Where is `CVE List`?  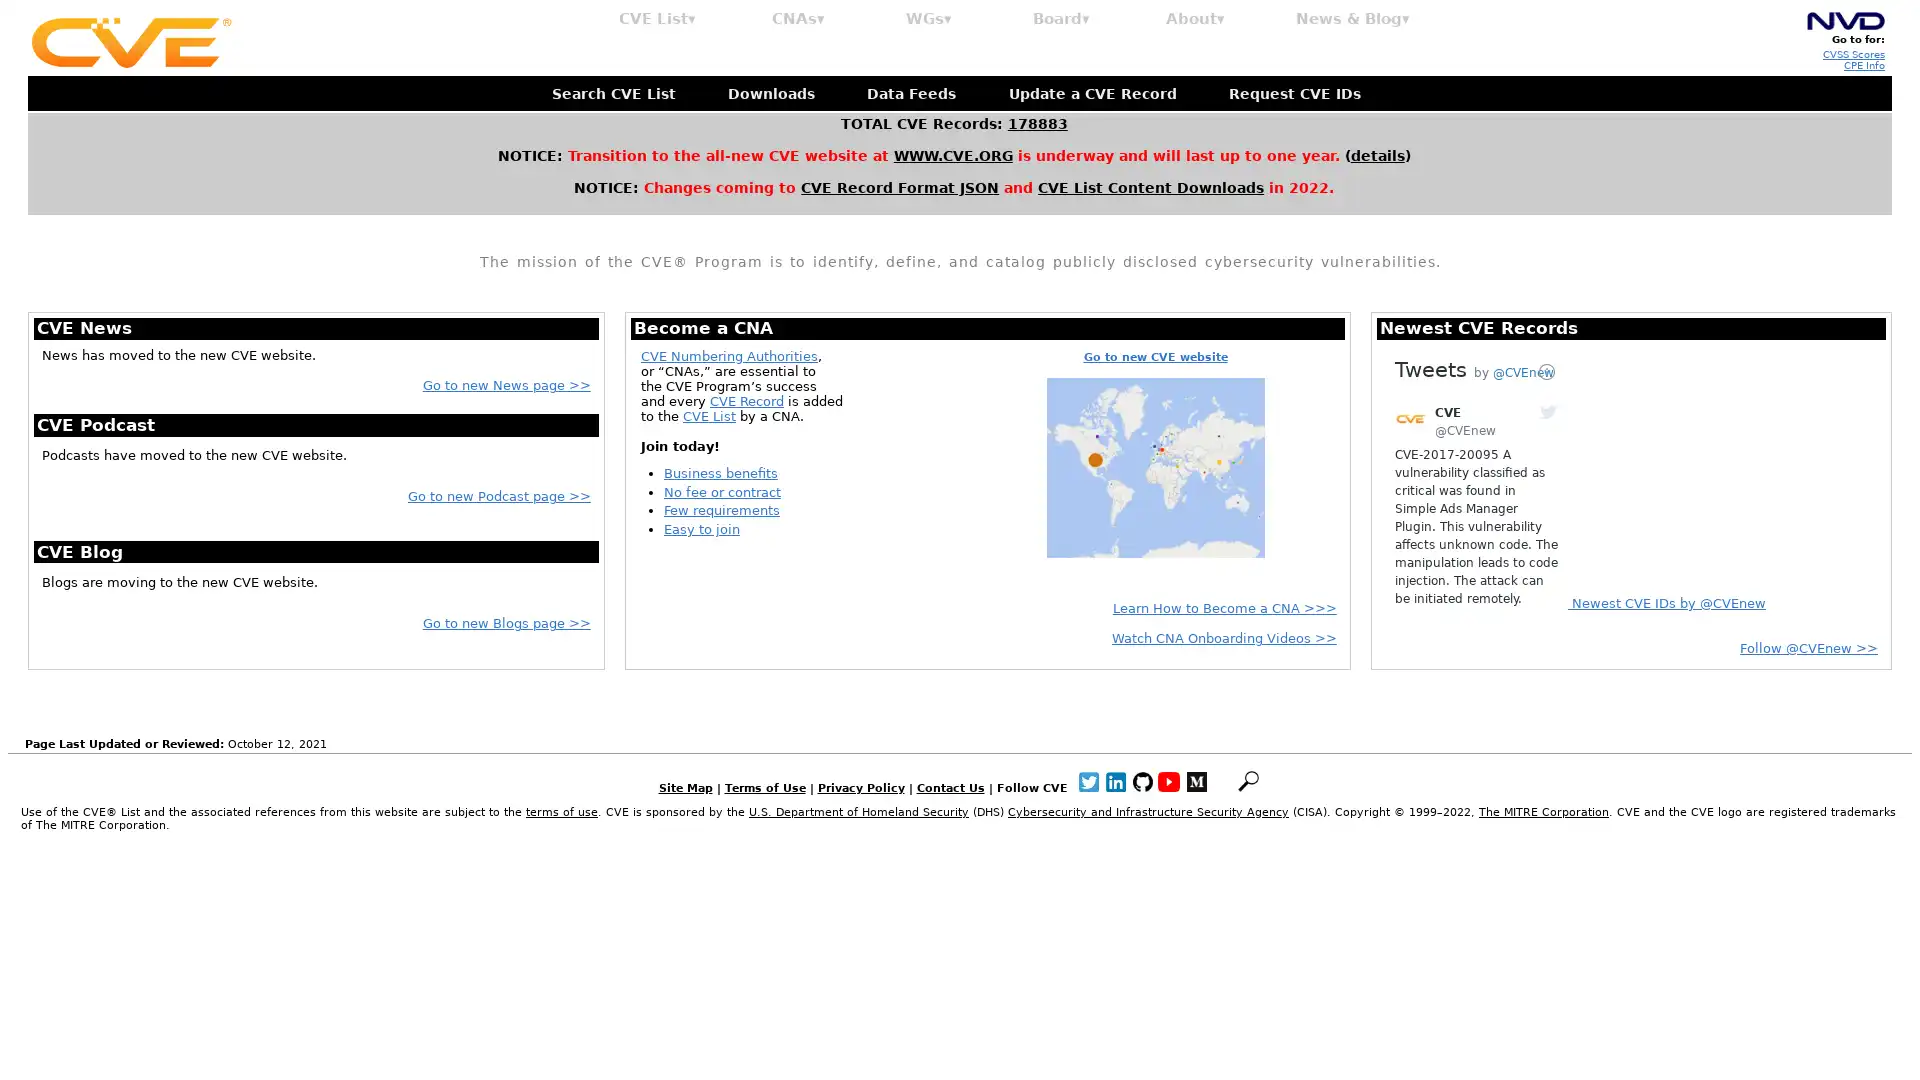
CVE List is located at coordinates (657, 19).